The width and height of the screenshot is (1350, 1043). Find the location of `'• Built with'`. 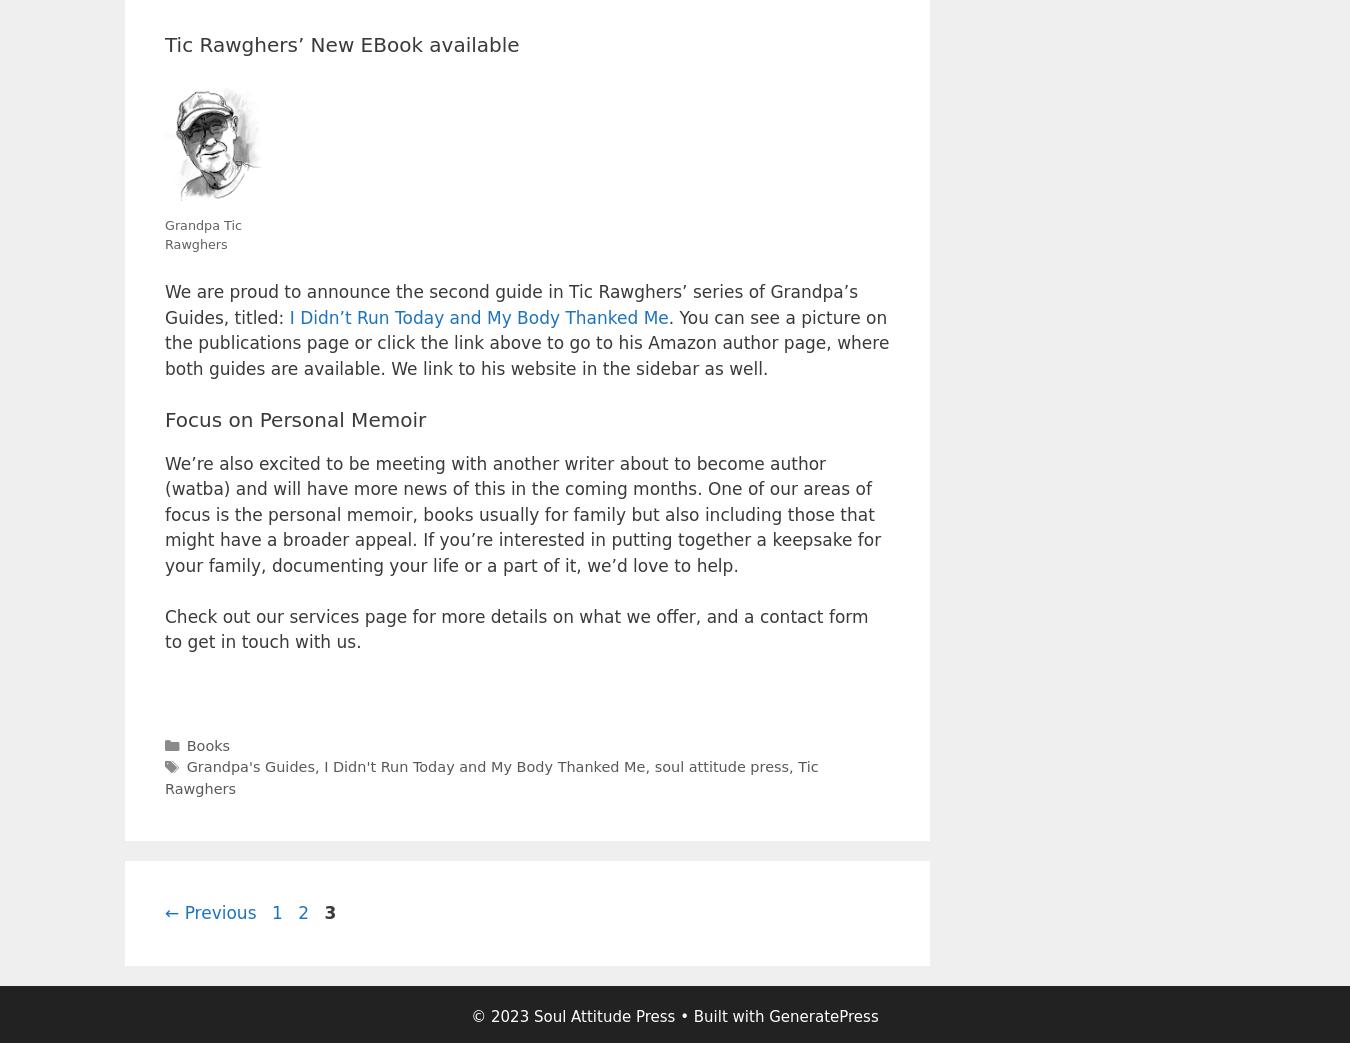

'• Built with' is located at coordinates (720, 1017).